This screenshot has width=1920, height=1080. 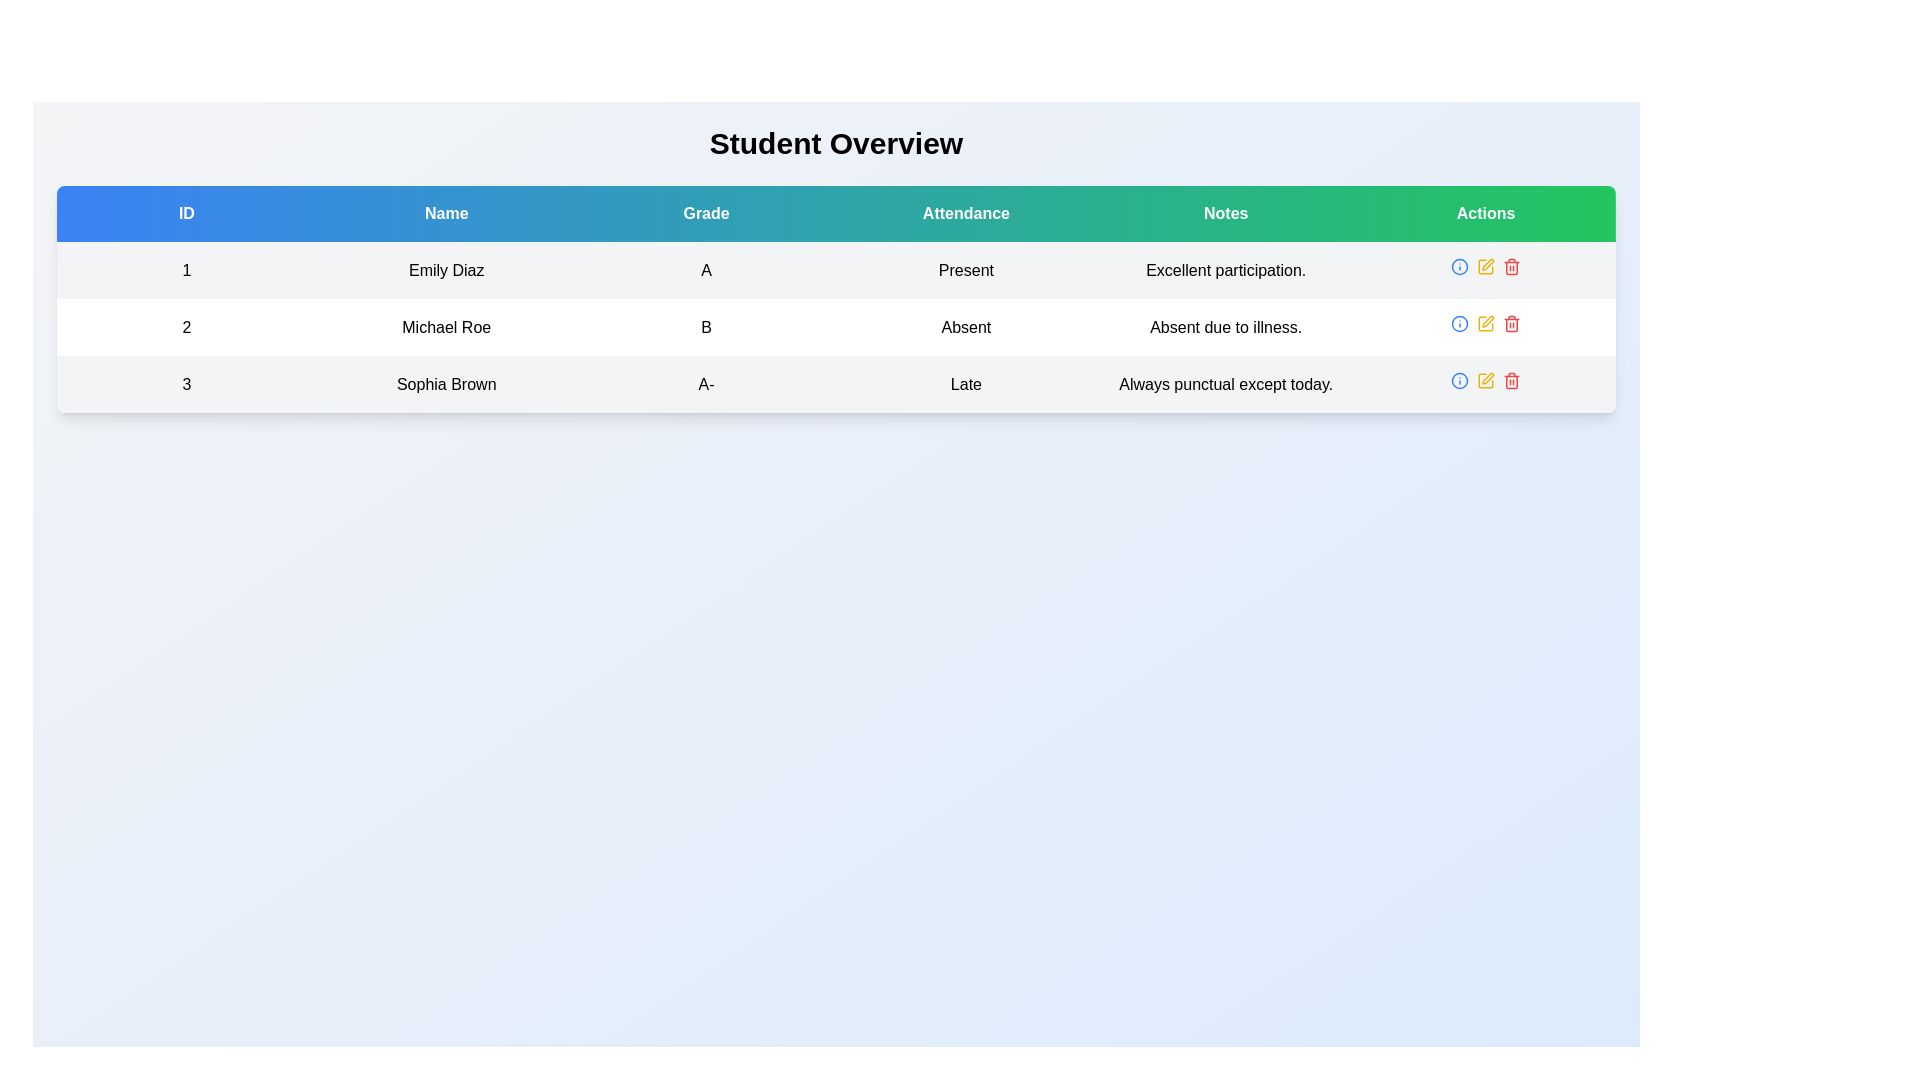 I want to click on the delete button located in the 'Actions' column of the third row in the table, so click(x=1512, y=265).